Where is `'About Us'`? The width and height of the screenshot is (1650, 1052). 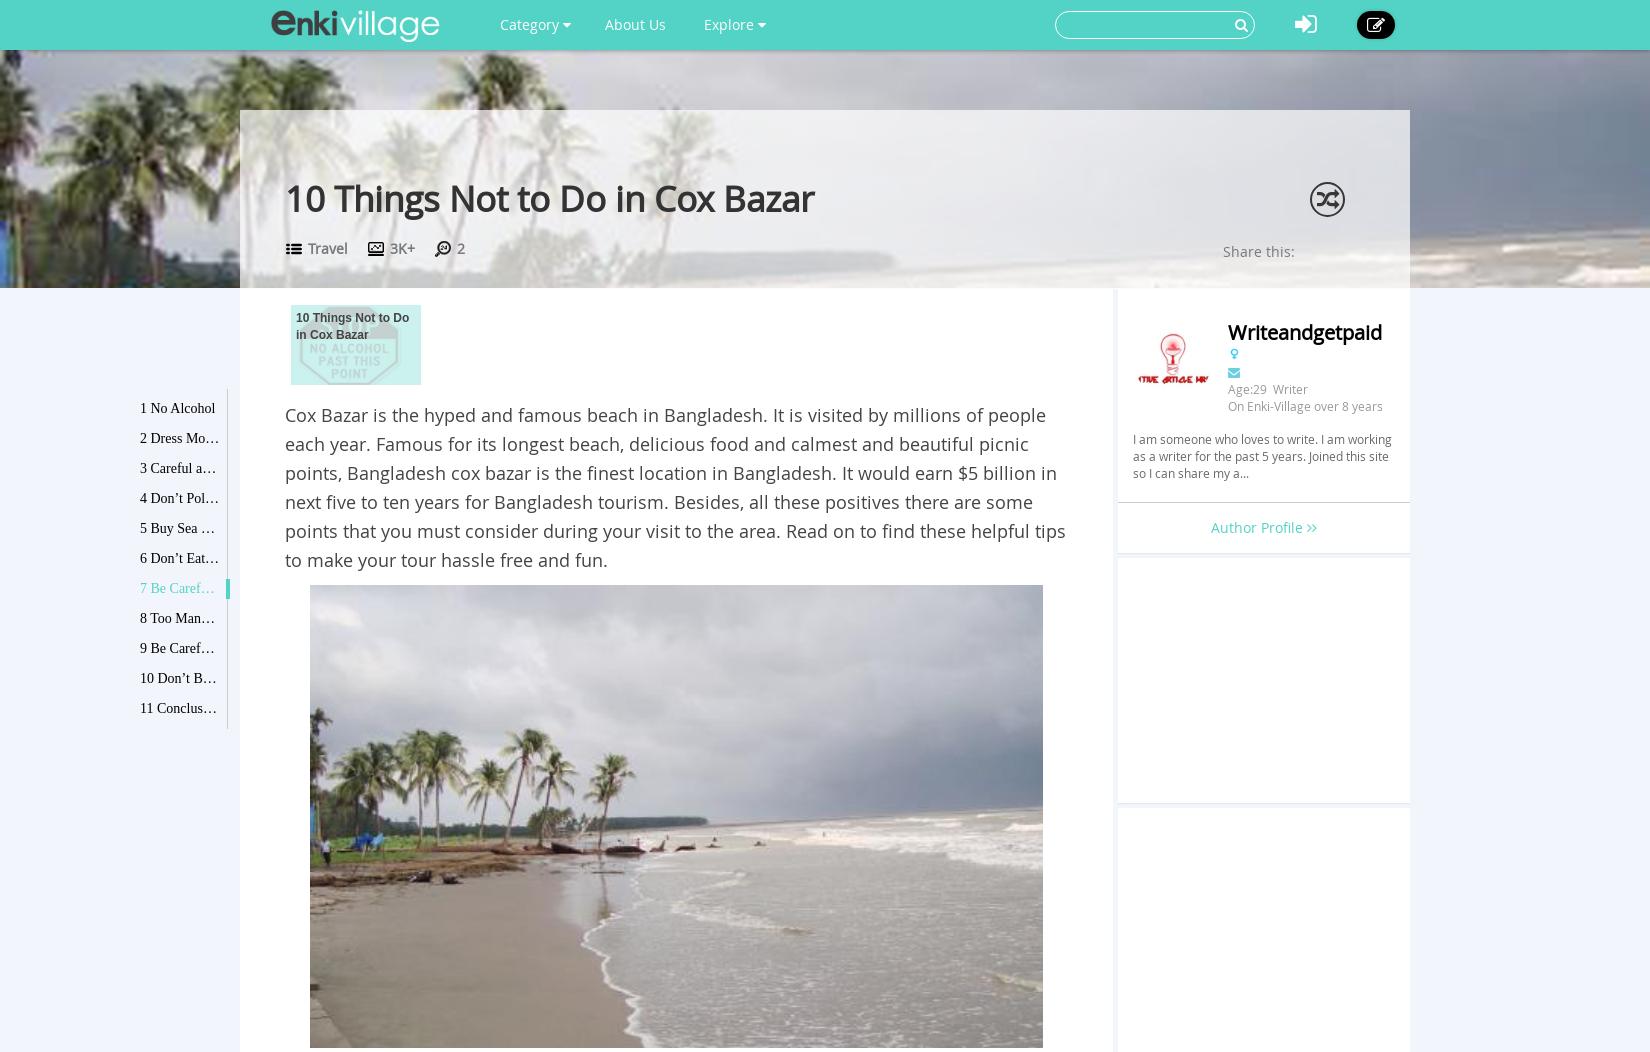
'About Us' is located at coordinates (603, 24).